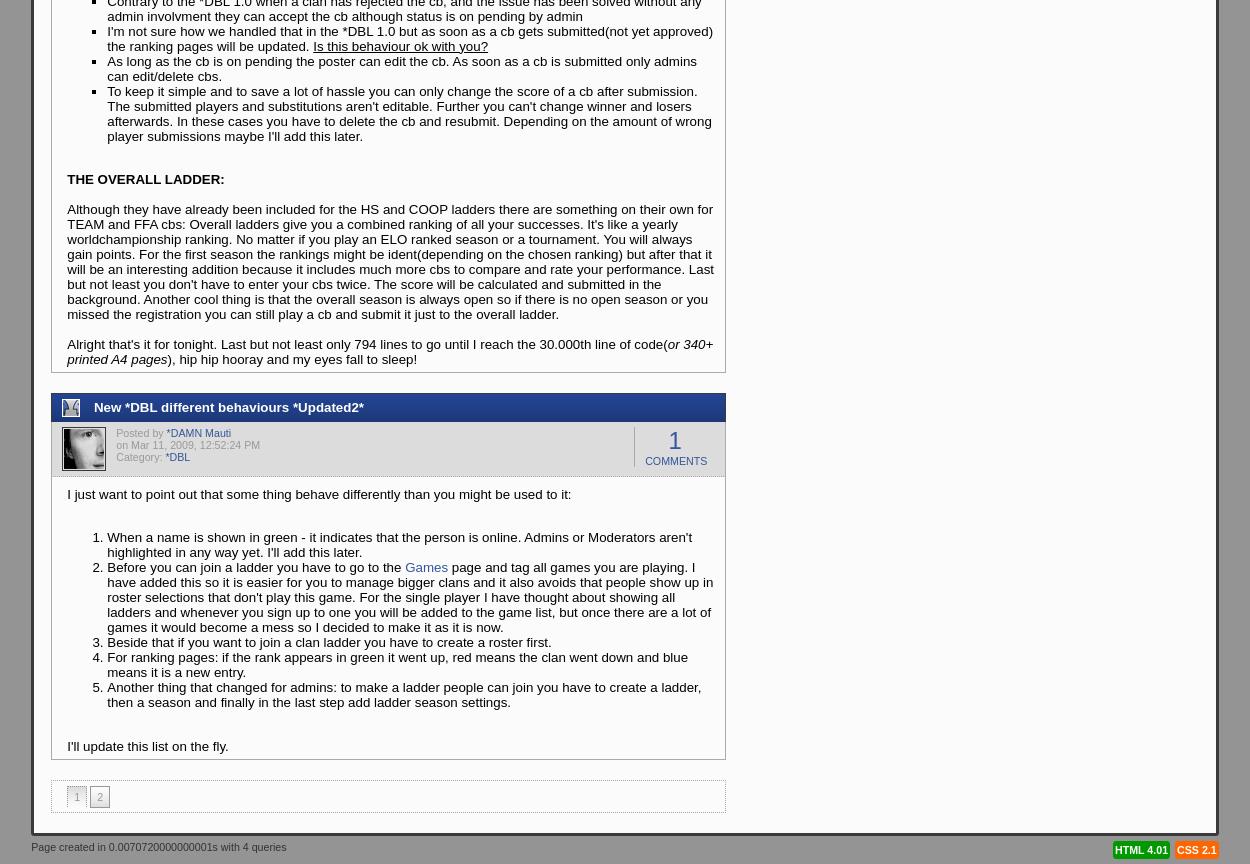 This screenshot has width=1250, height=864. What do you see at coordinates (675, 461) in the screenshot?
I see `'Comments'` at bounding box center [675, 461].